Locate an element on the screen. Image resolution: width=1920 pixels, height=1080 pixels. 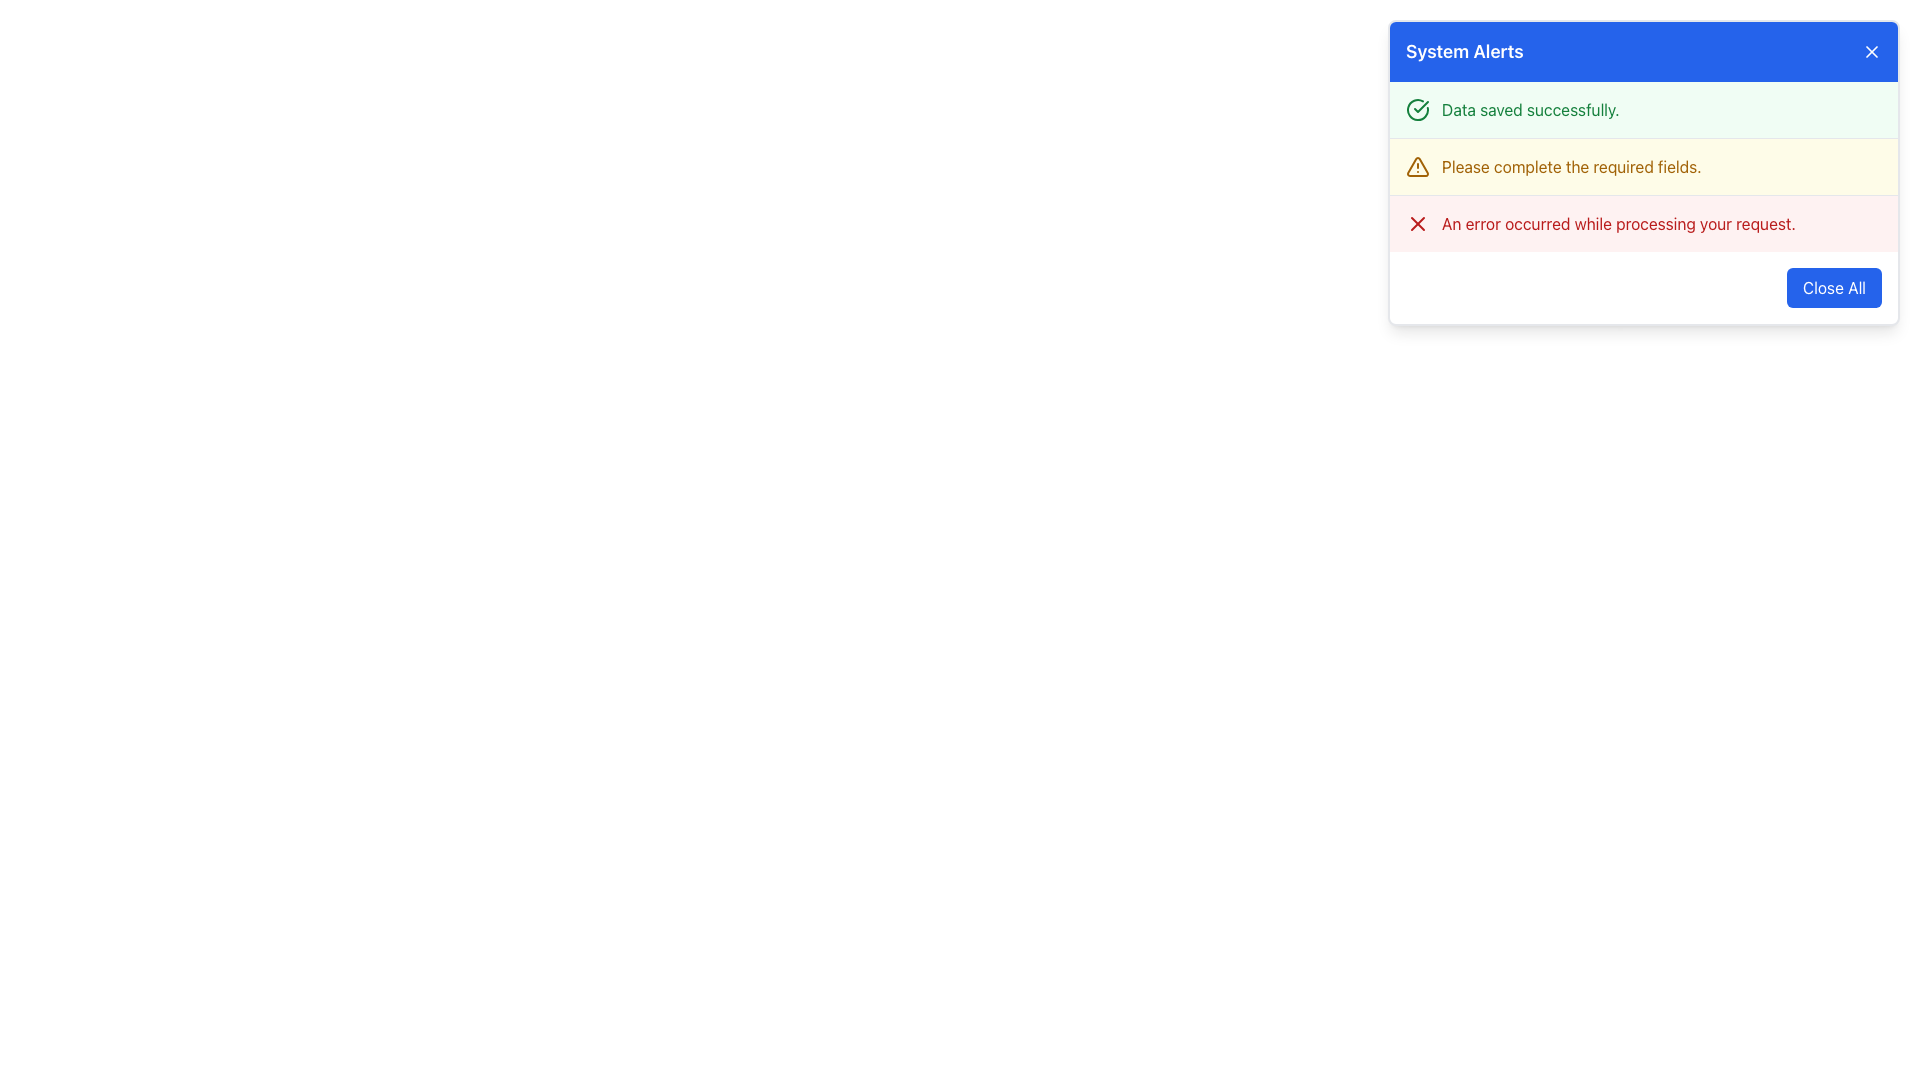
the close button located in the top-right corner of the 'System Alerts' bar of the notification box is located at coordinates (1871, 50).